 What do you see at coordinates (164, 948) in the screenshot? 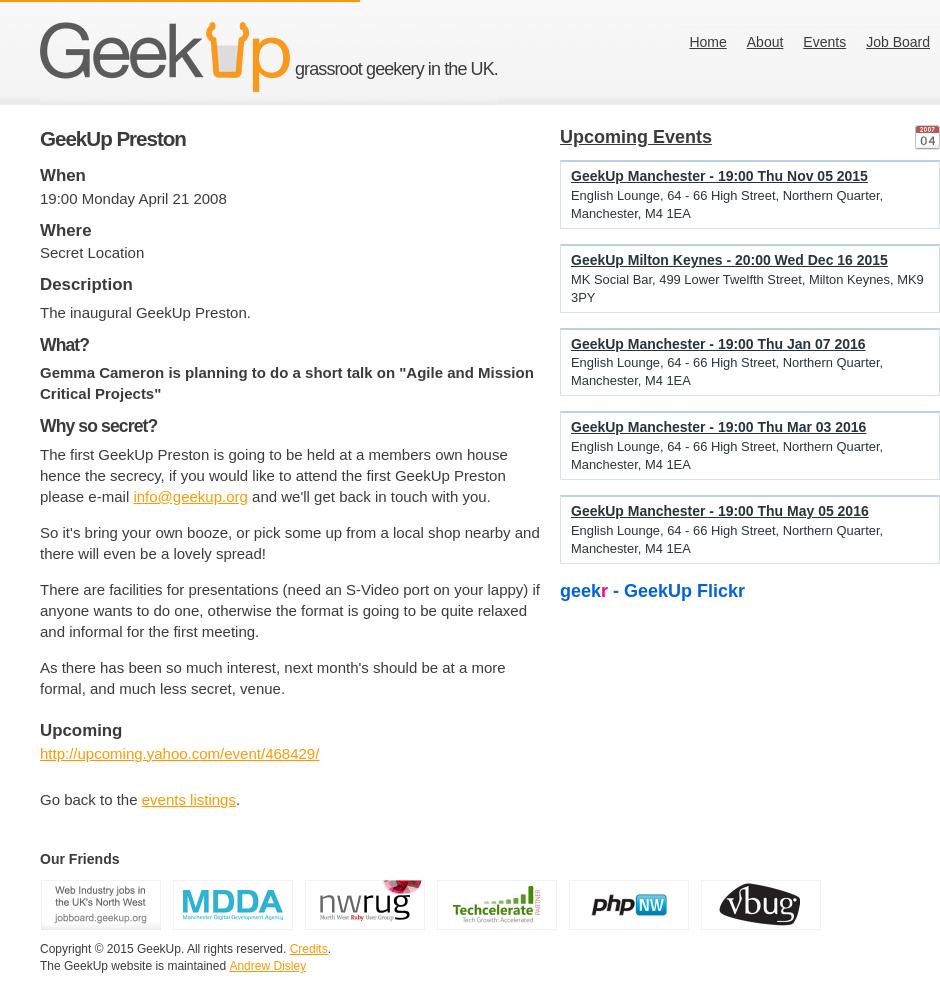
I see `'Copyright © 2015 GeekUp. All rights reserved.'` at bounding box center [164, 948].